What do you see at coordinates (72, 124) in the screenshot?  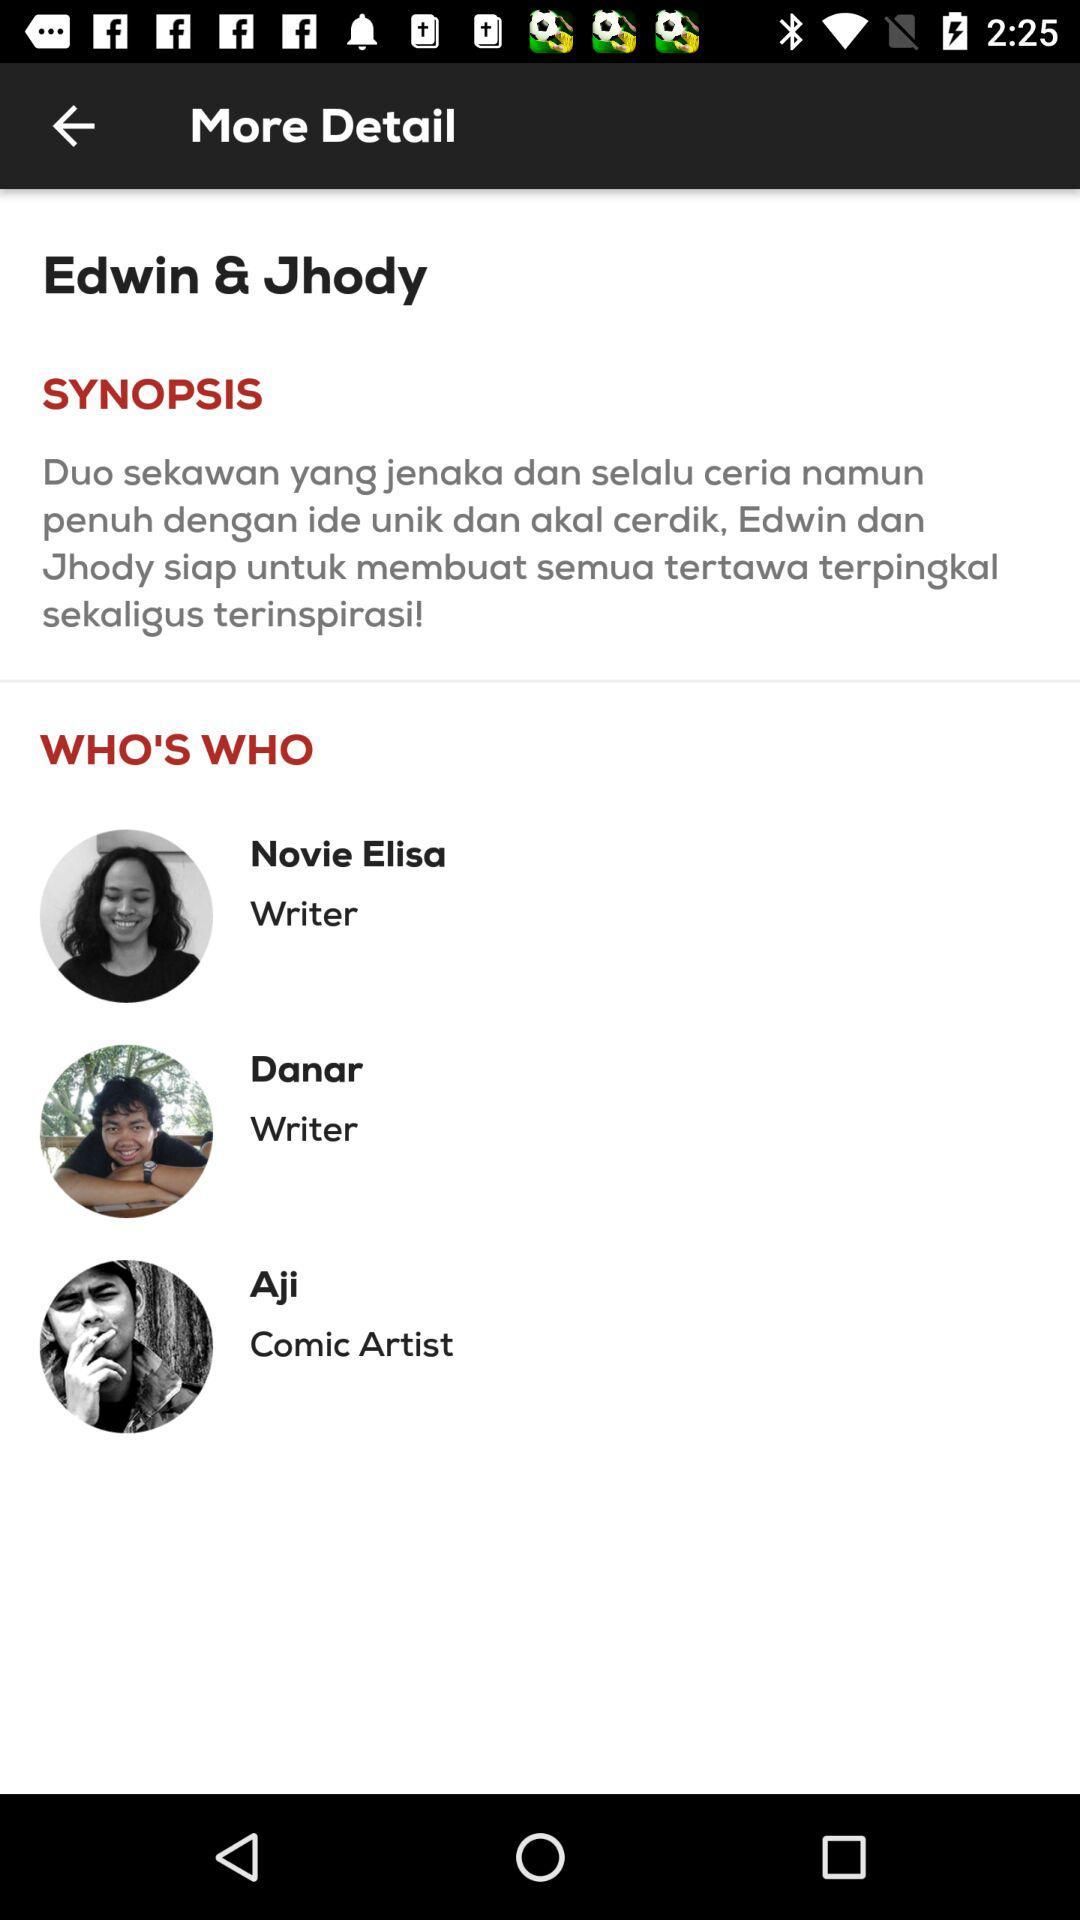 I see `icon above edwin & jhody item` at bounding box center [72, 124].